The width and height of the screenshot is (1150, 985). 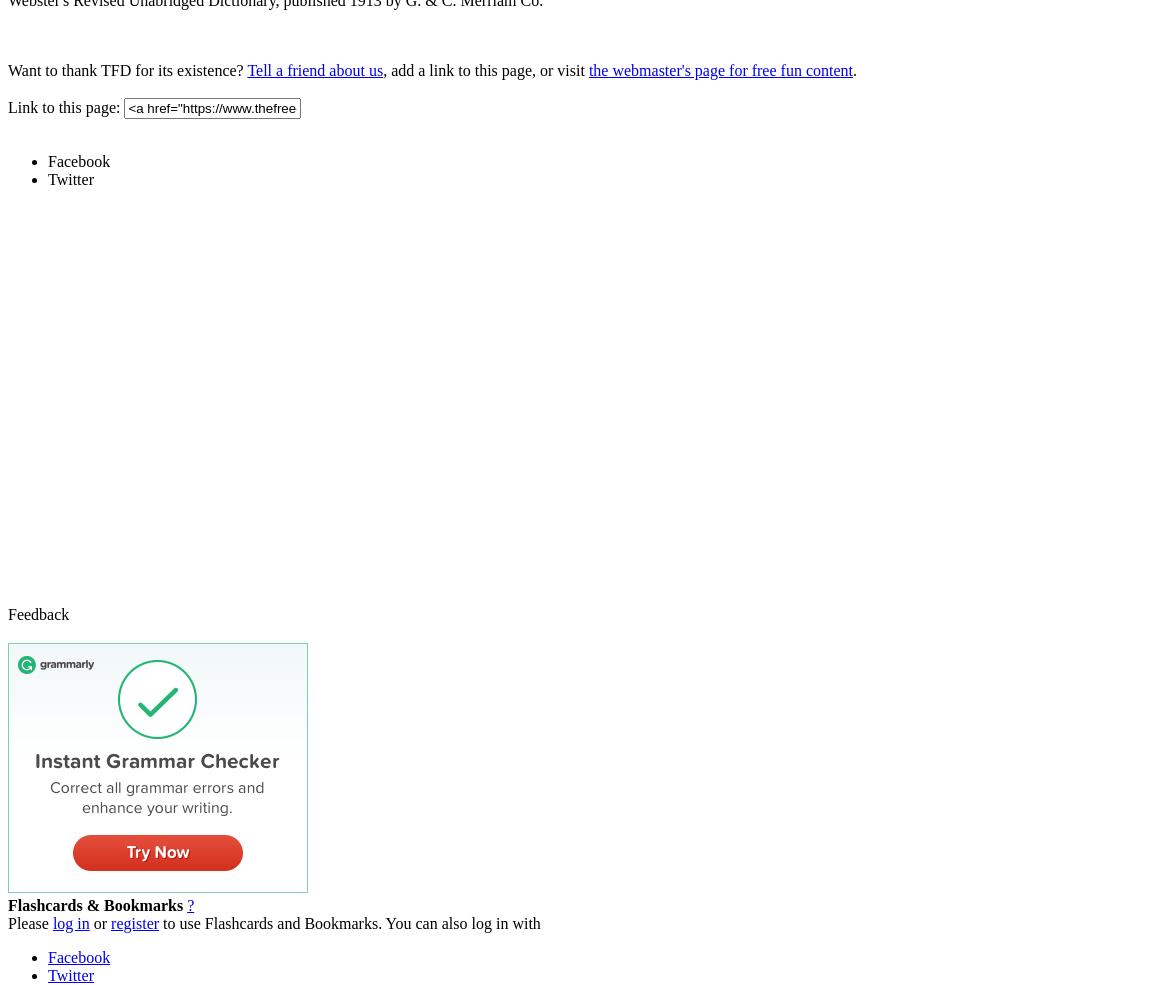 I want to click on 'Feedback', so click(x=7, y=612).